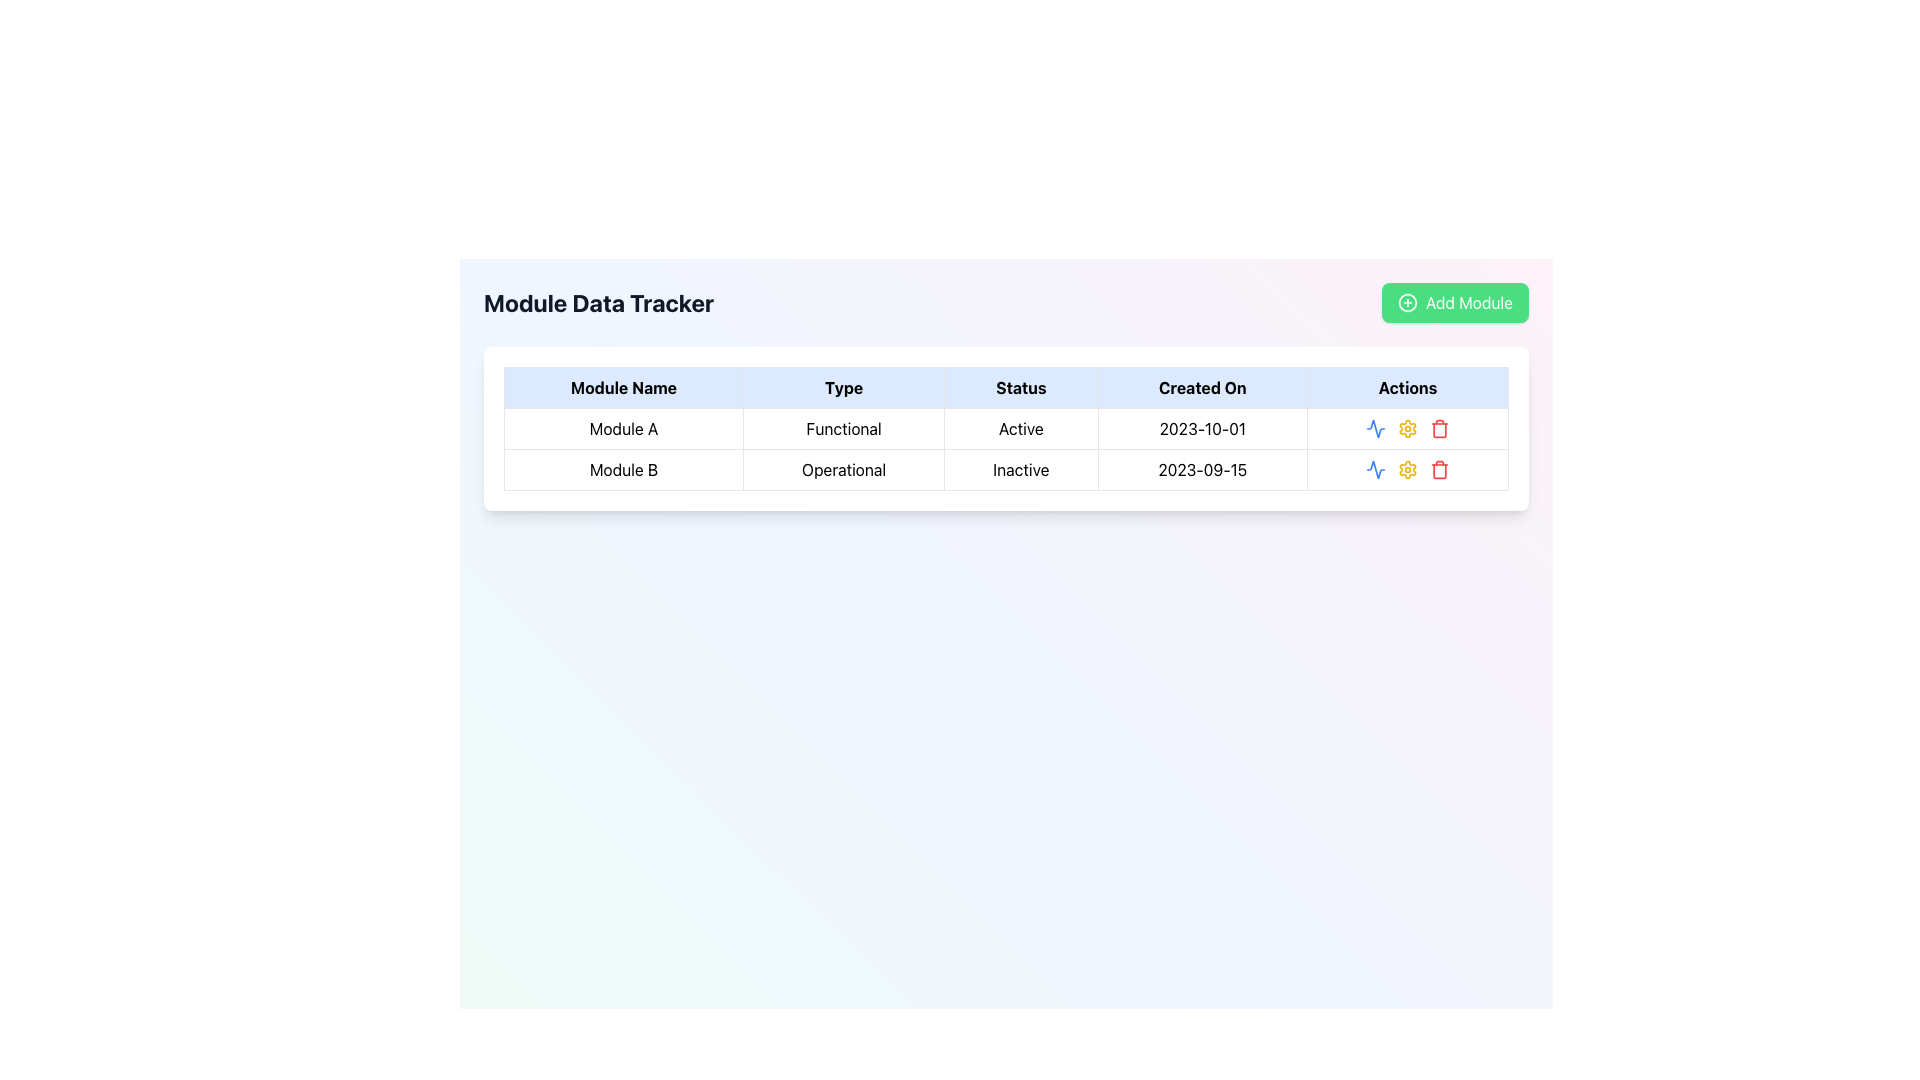 The height and width of the screenshot is (1080, 1920). What do you see at coordinates (1406, 427) in the screenshot?
I see `the blank area in the 'Actions' column of the first row labeled 'Module A' in the 'Module Data Tracker' table` at bounding box center [1406, 427].